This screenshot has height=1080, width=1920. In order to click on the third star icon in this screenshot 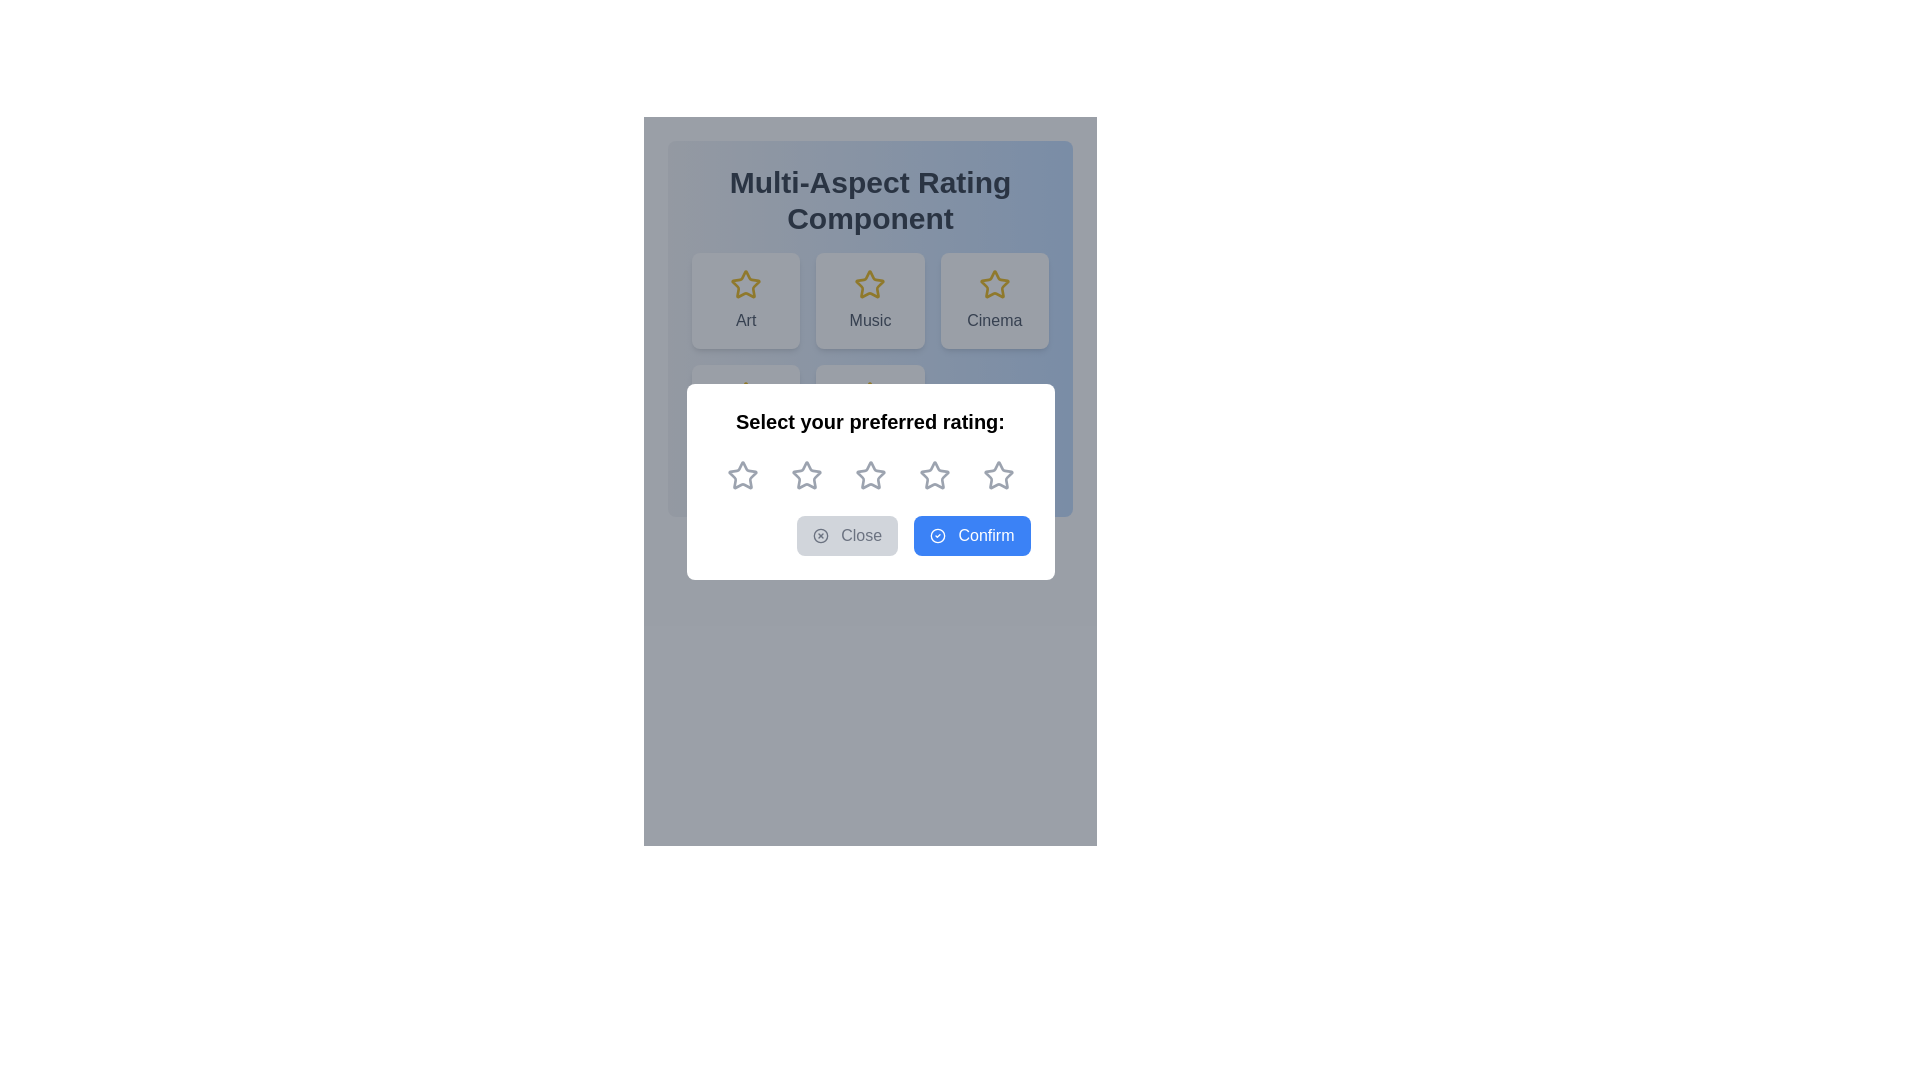, I will do `click(870, 475)`.